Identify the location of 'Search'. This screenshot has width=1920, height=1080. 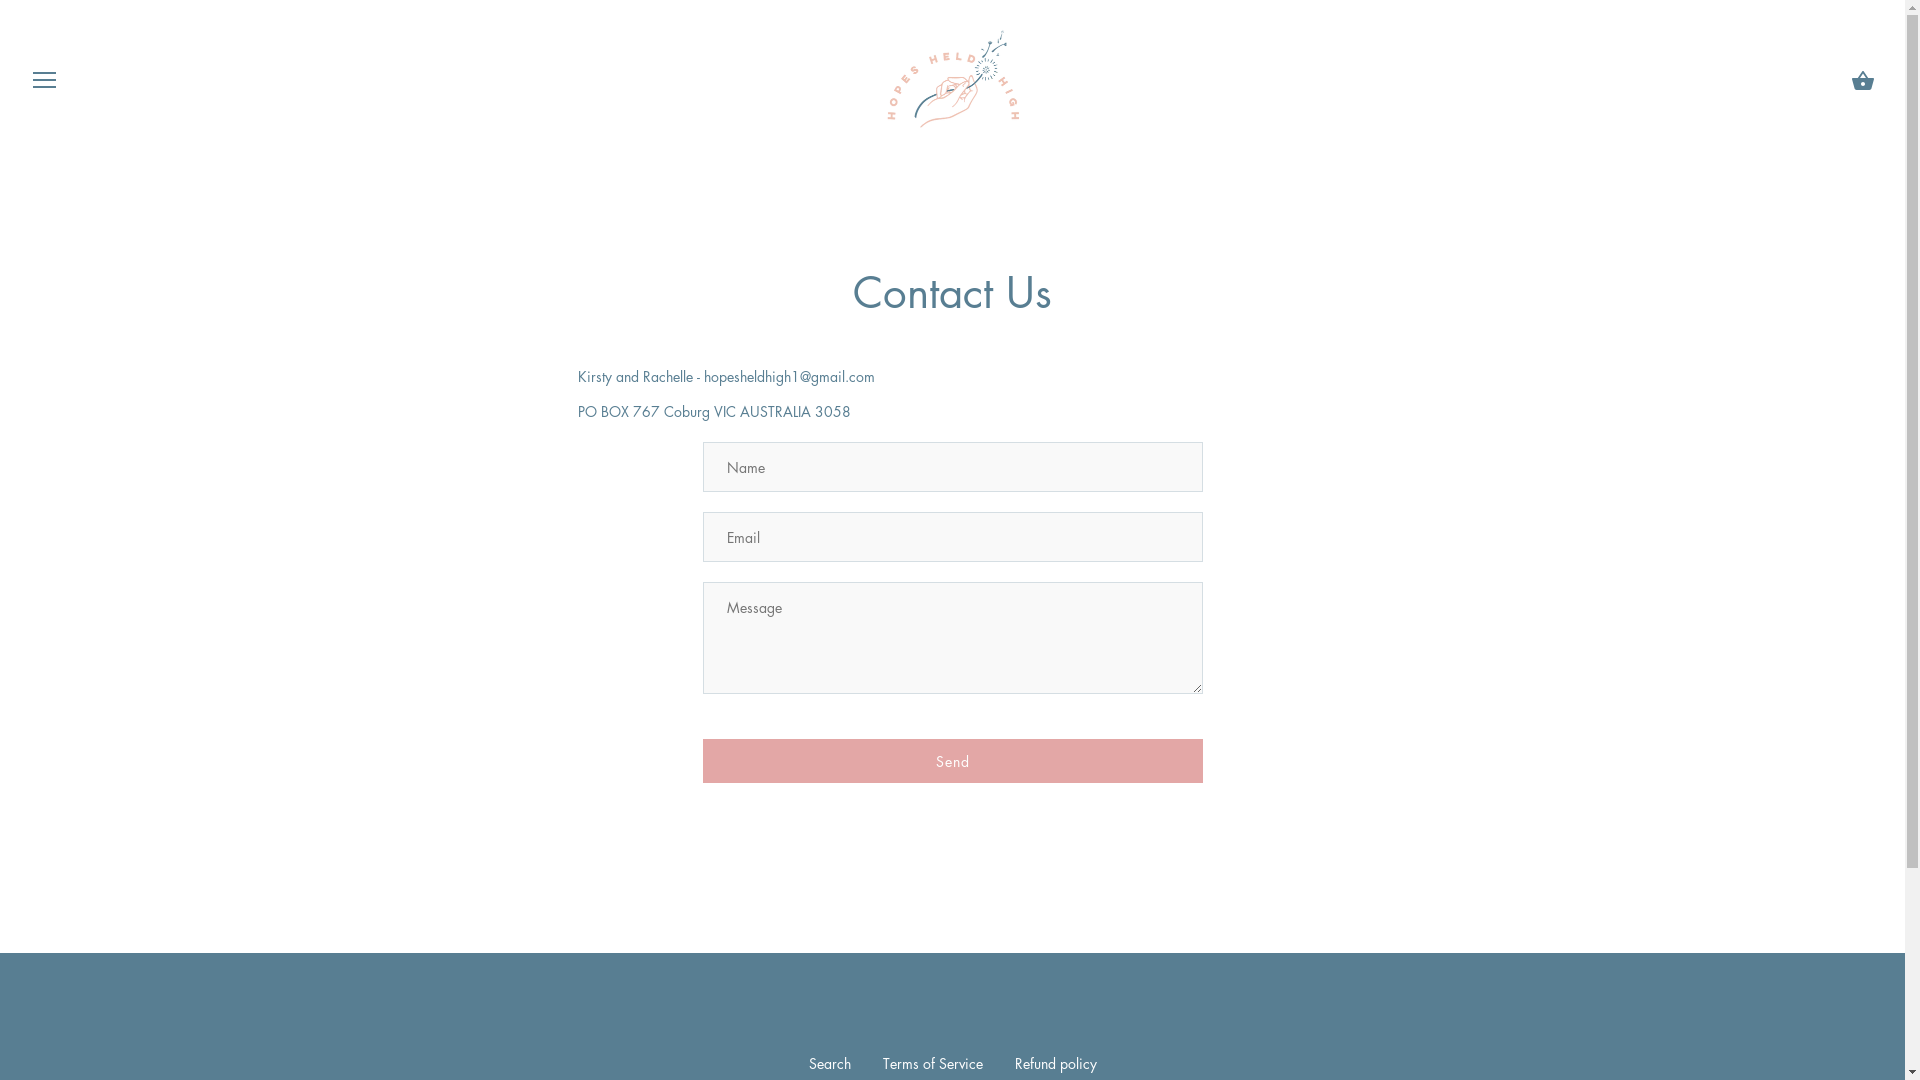
(829, 1062).